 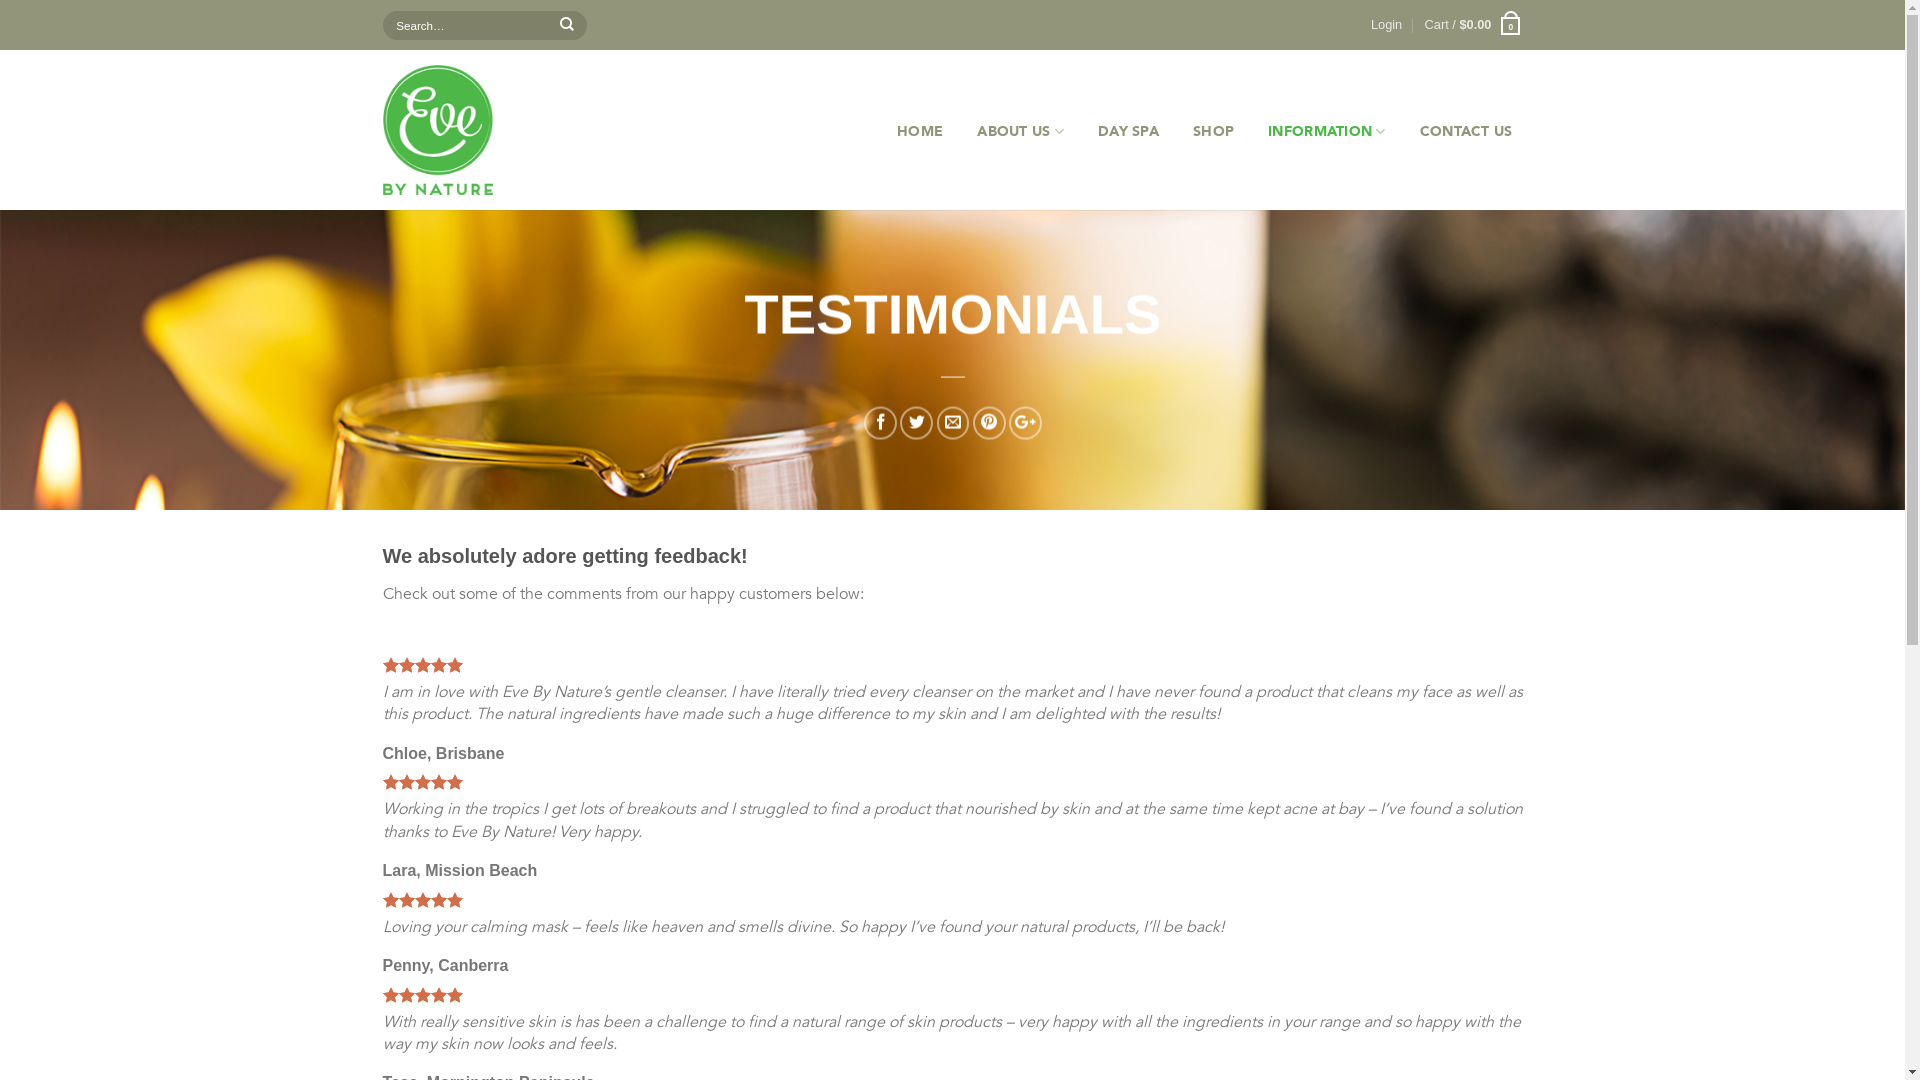 What do you see at coordinates (1385, 24) in the screenshot?
I see `'Login'` at bounding box center [1385, 24].